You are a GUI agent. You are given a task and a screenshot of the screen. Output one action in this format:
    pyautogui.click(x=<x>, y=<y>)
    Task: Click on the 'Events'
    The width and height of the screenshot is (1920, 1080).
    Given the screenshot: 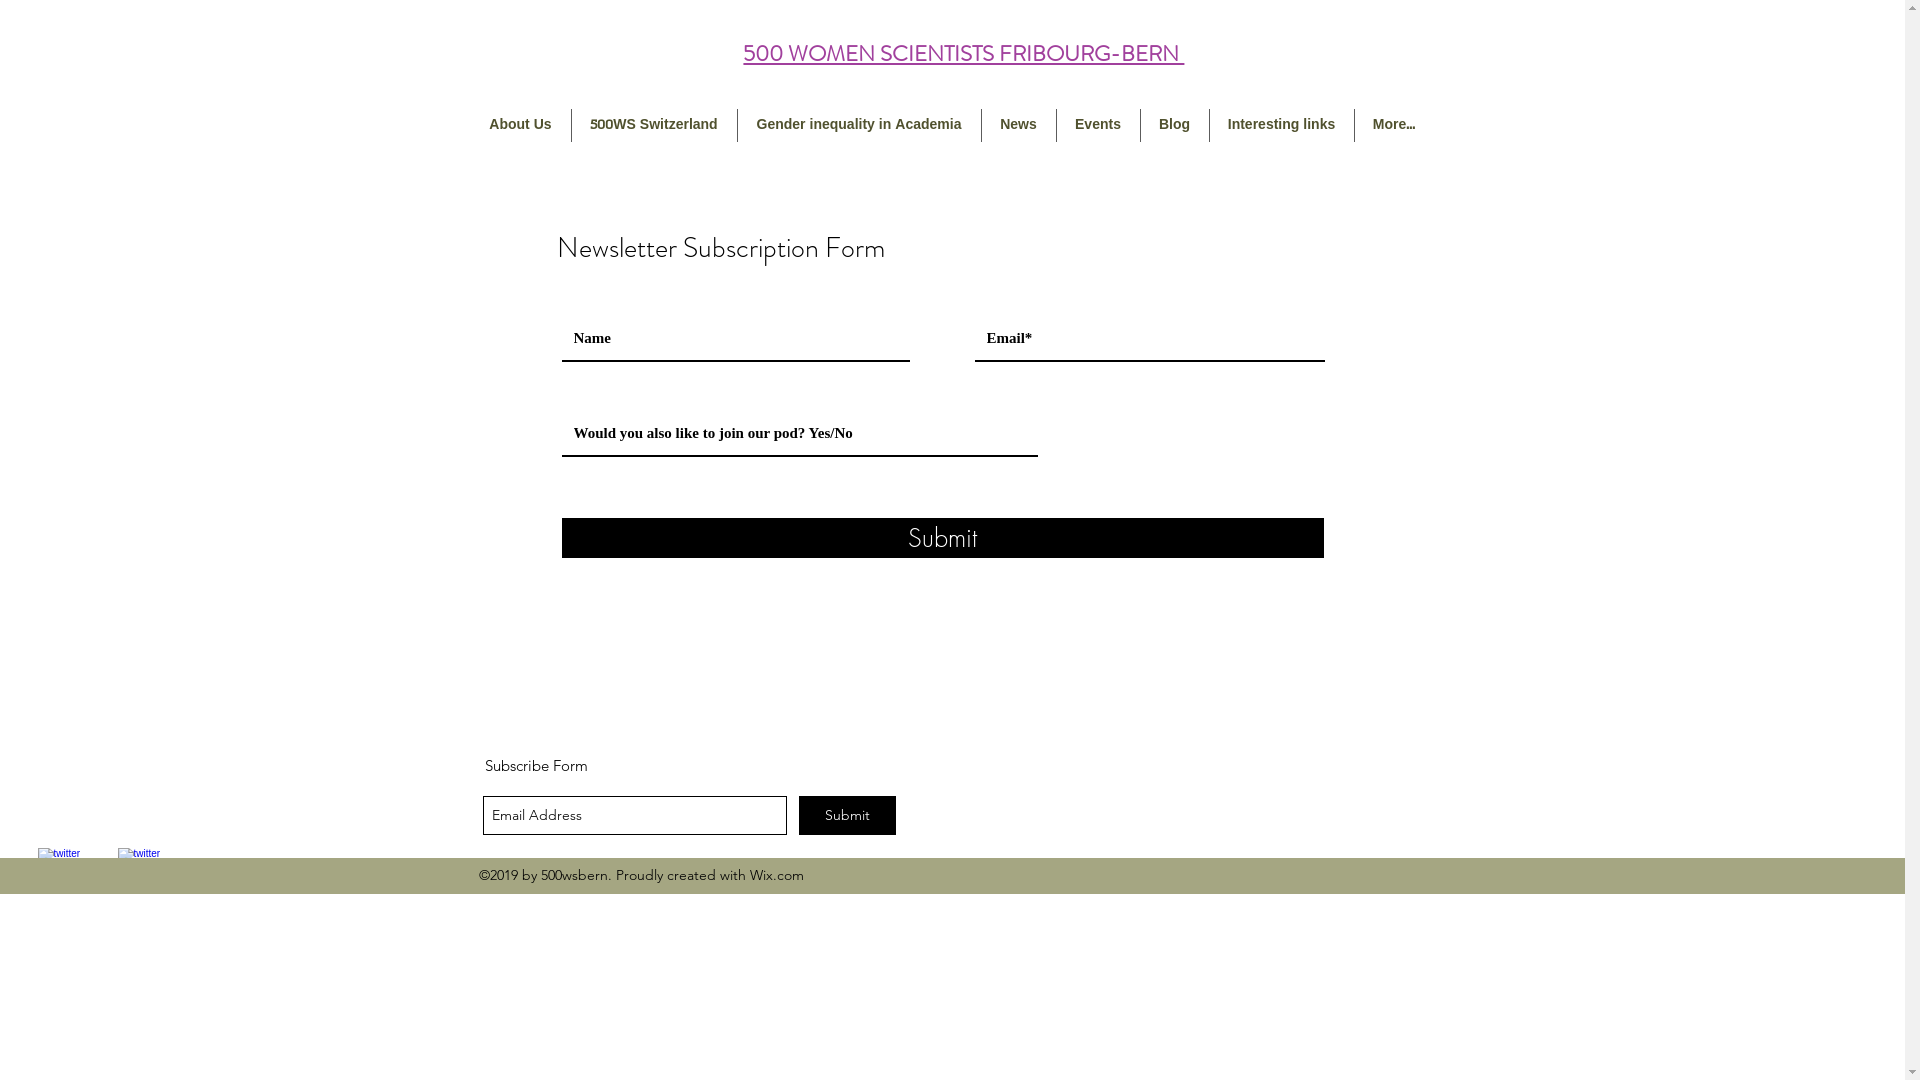 What is the action you would take?
    pyautogui.click(x=1096, y=125)
    